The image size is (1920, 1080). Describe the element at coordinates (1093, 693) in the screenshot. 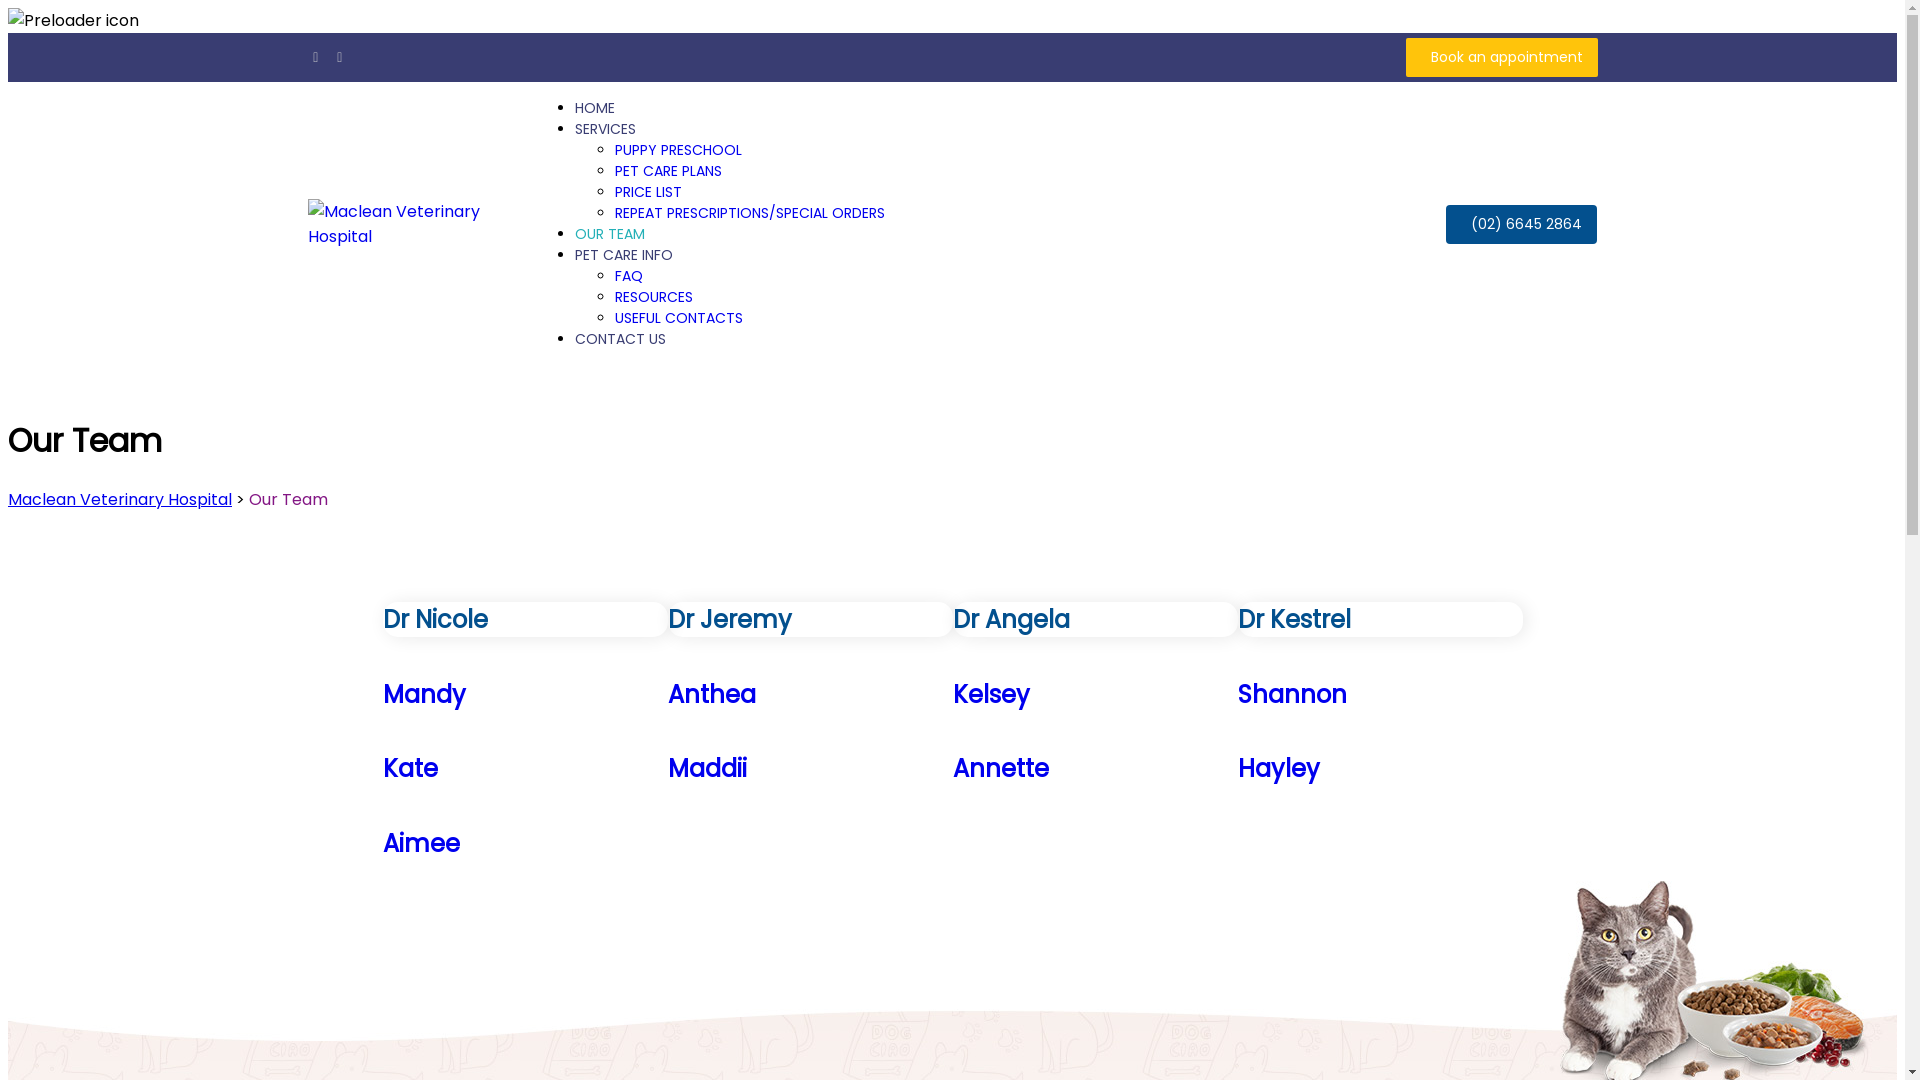

I see `'Kelsey'` at that location.